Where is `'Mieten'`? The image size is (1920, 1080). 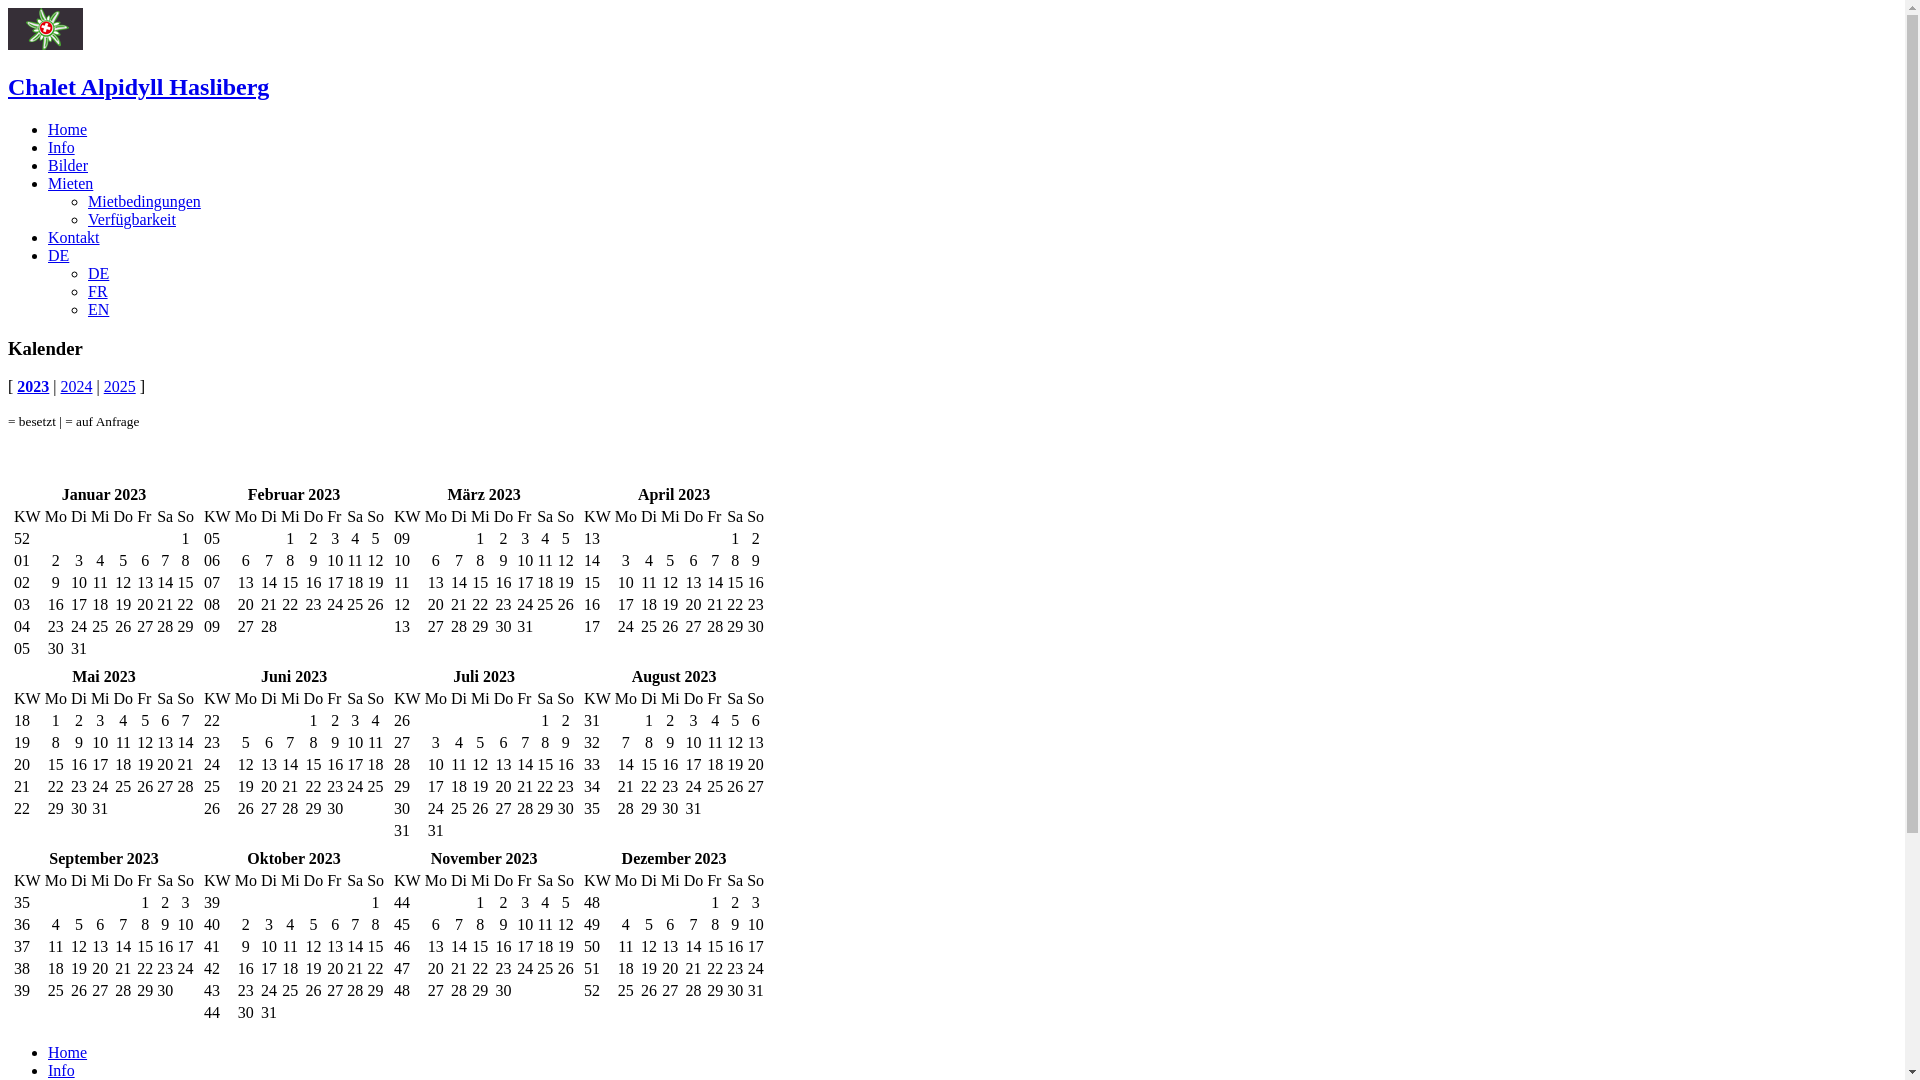 'Mieten' is located at coordinates (70, 183).